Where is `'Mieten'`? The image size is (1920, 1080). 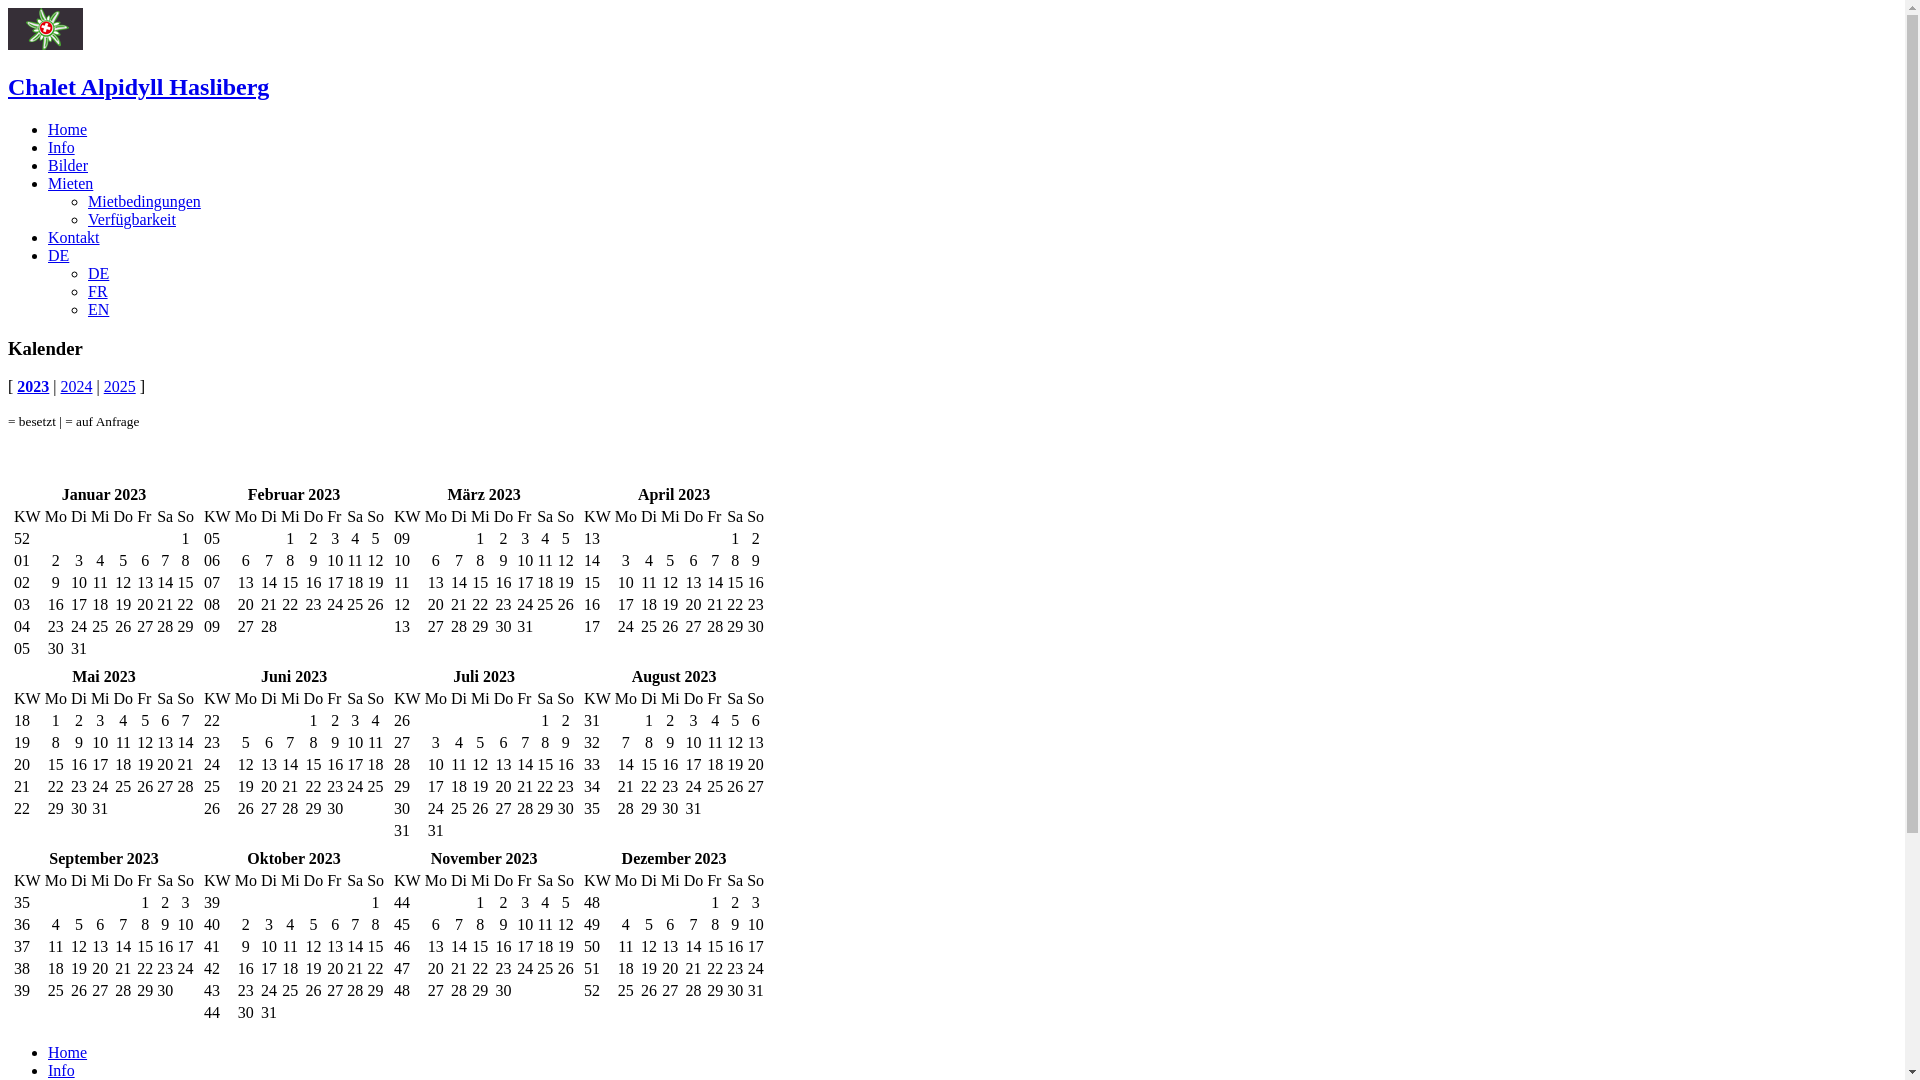 'Mieten' is located at coordinates (70, 183).